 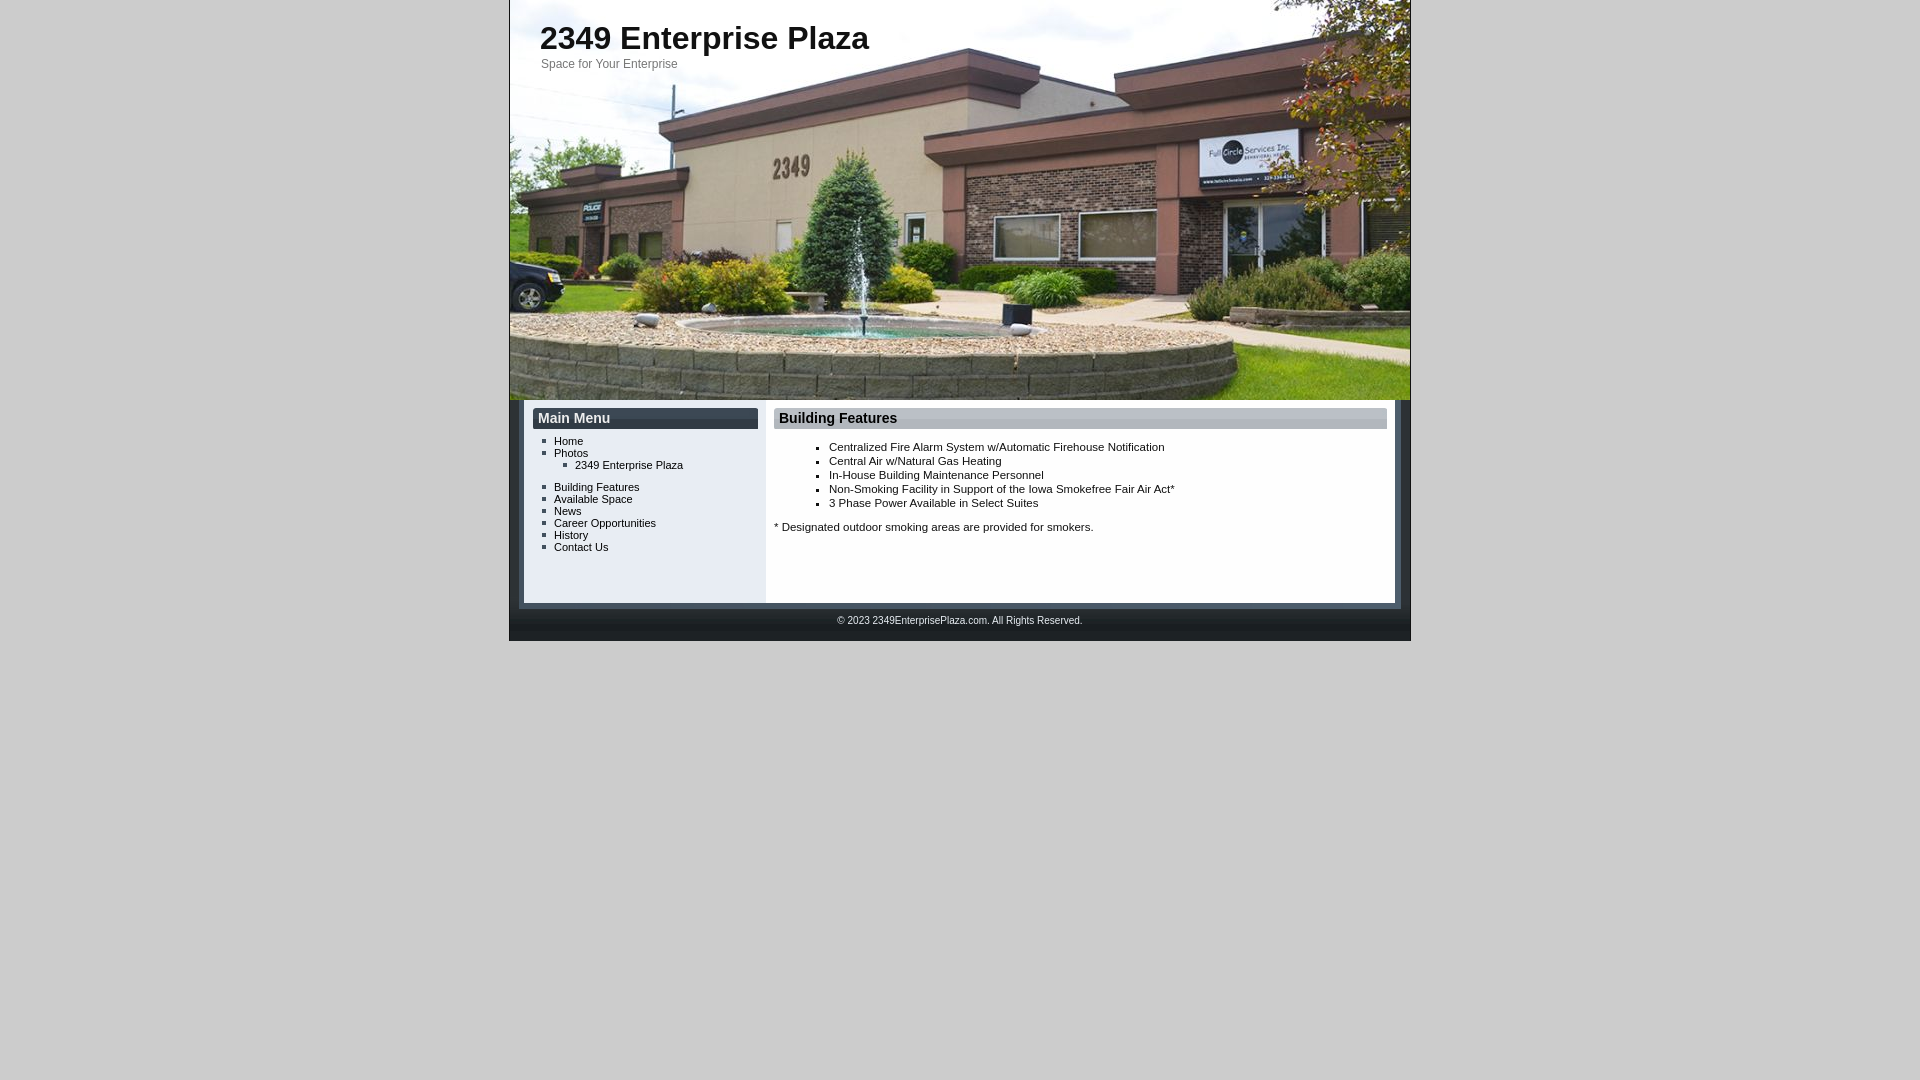 I want to click on 'News', so click(x=566, y=509).